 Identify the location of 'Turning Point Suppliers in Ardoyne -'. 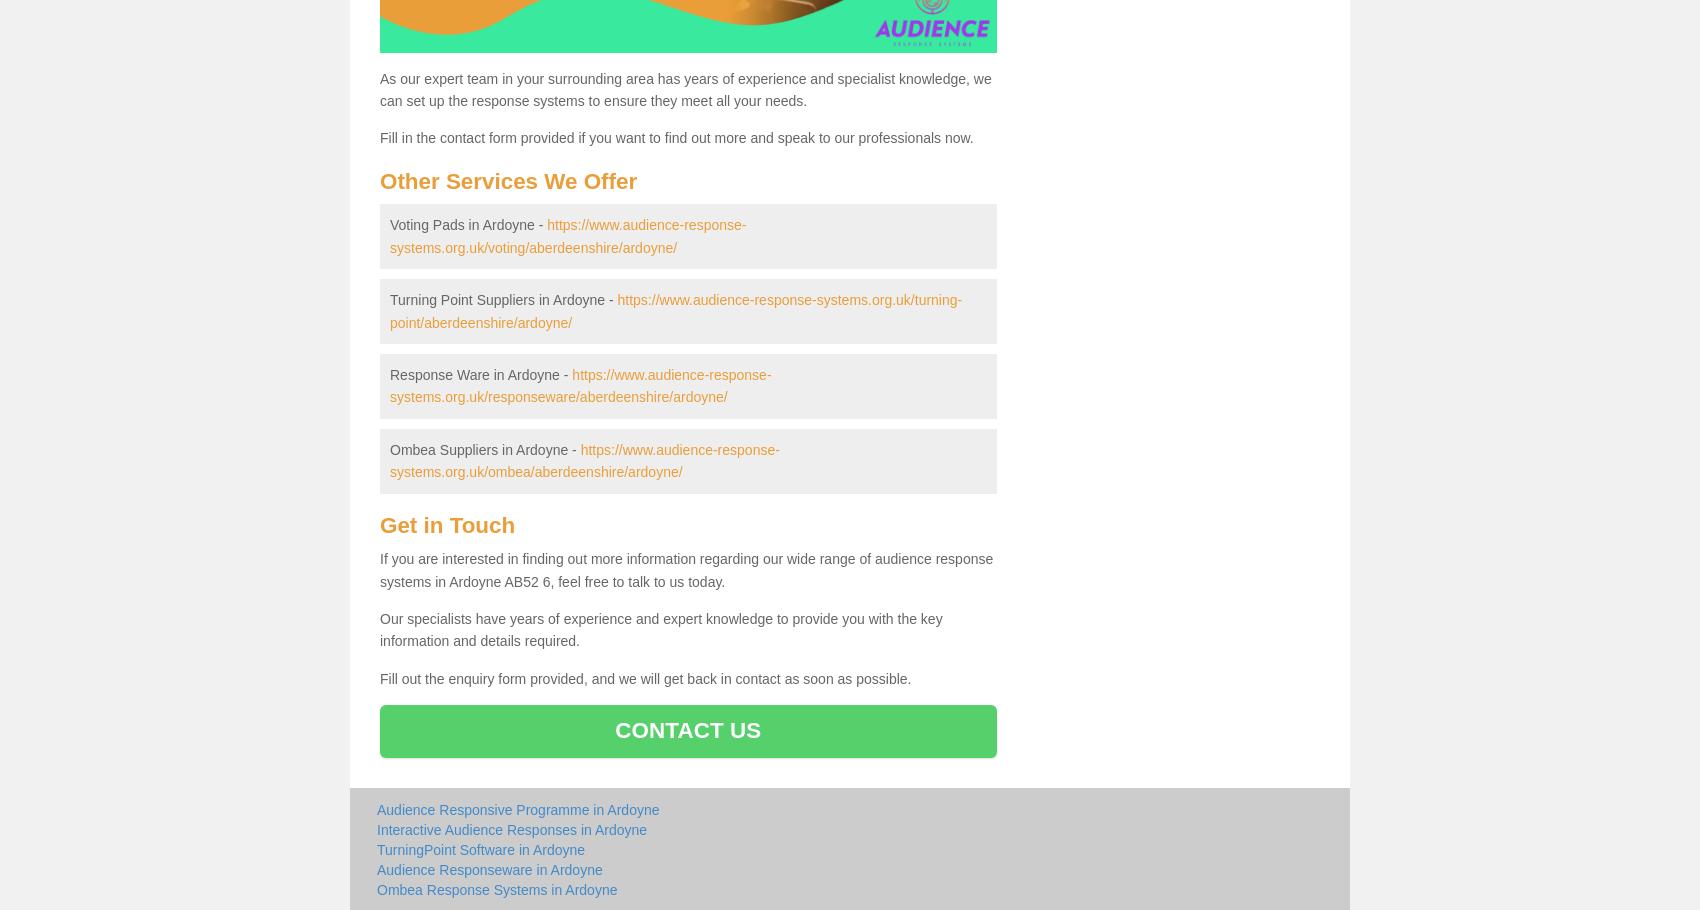
(388, 300).